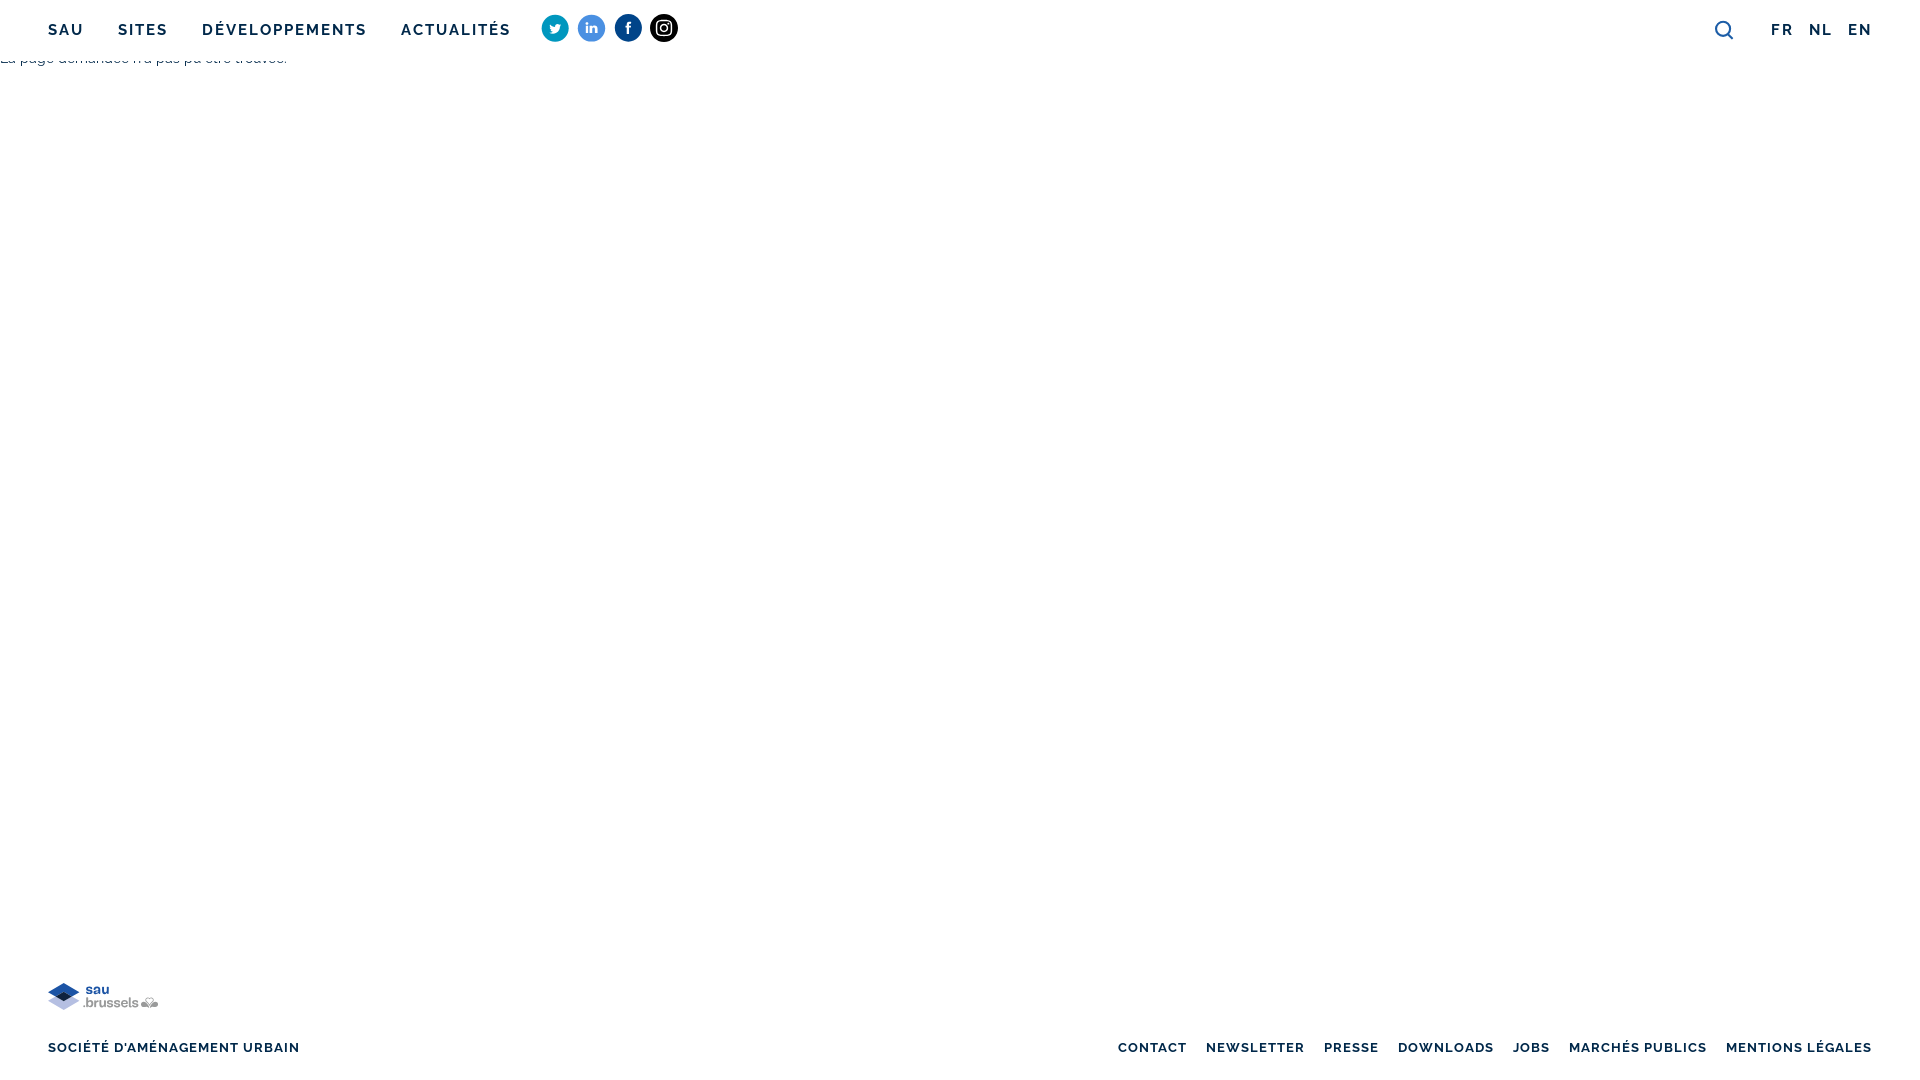  What do you see at coordinates (1723, 30) in the screenshot?
I see `'Search'` at bounding box center [1723, 30].